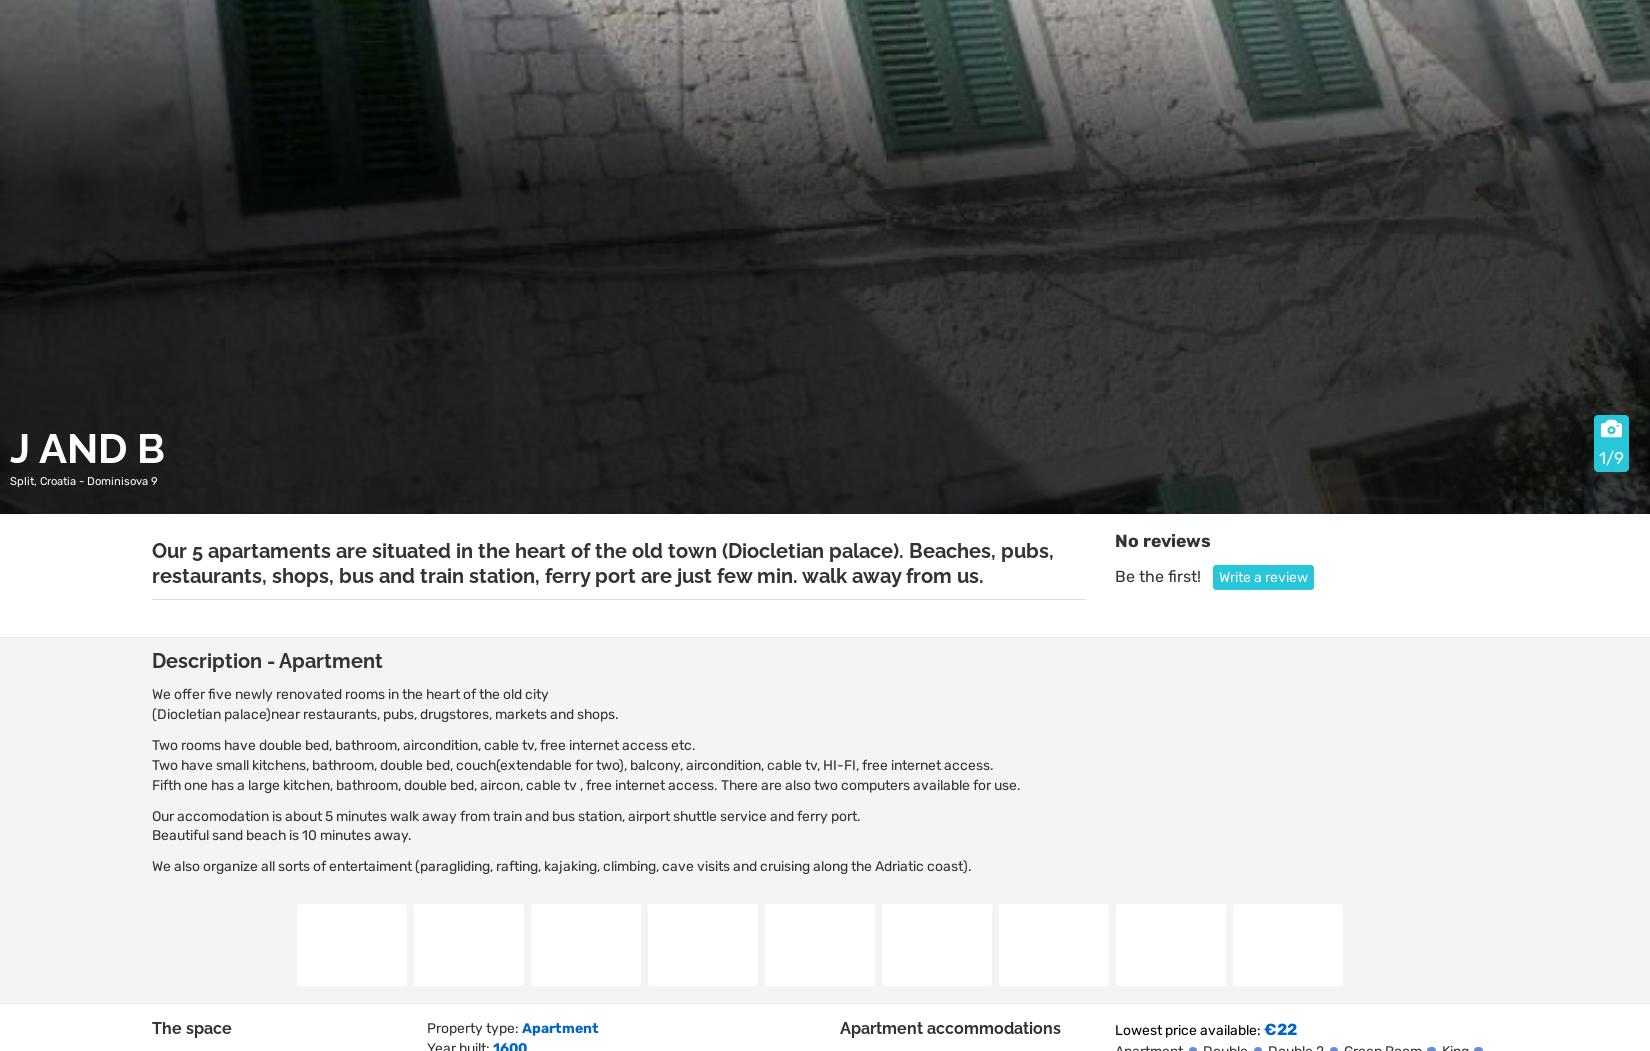 The image size is (1650, 1051). What do you see at coordinates (1188, 1028) in the screenshot?
I see `'Lowest price available:'` at bounding box center [1188, 1028].